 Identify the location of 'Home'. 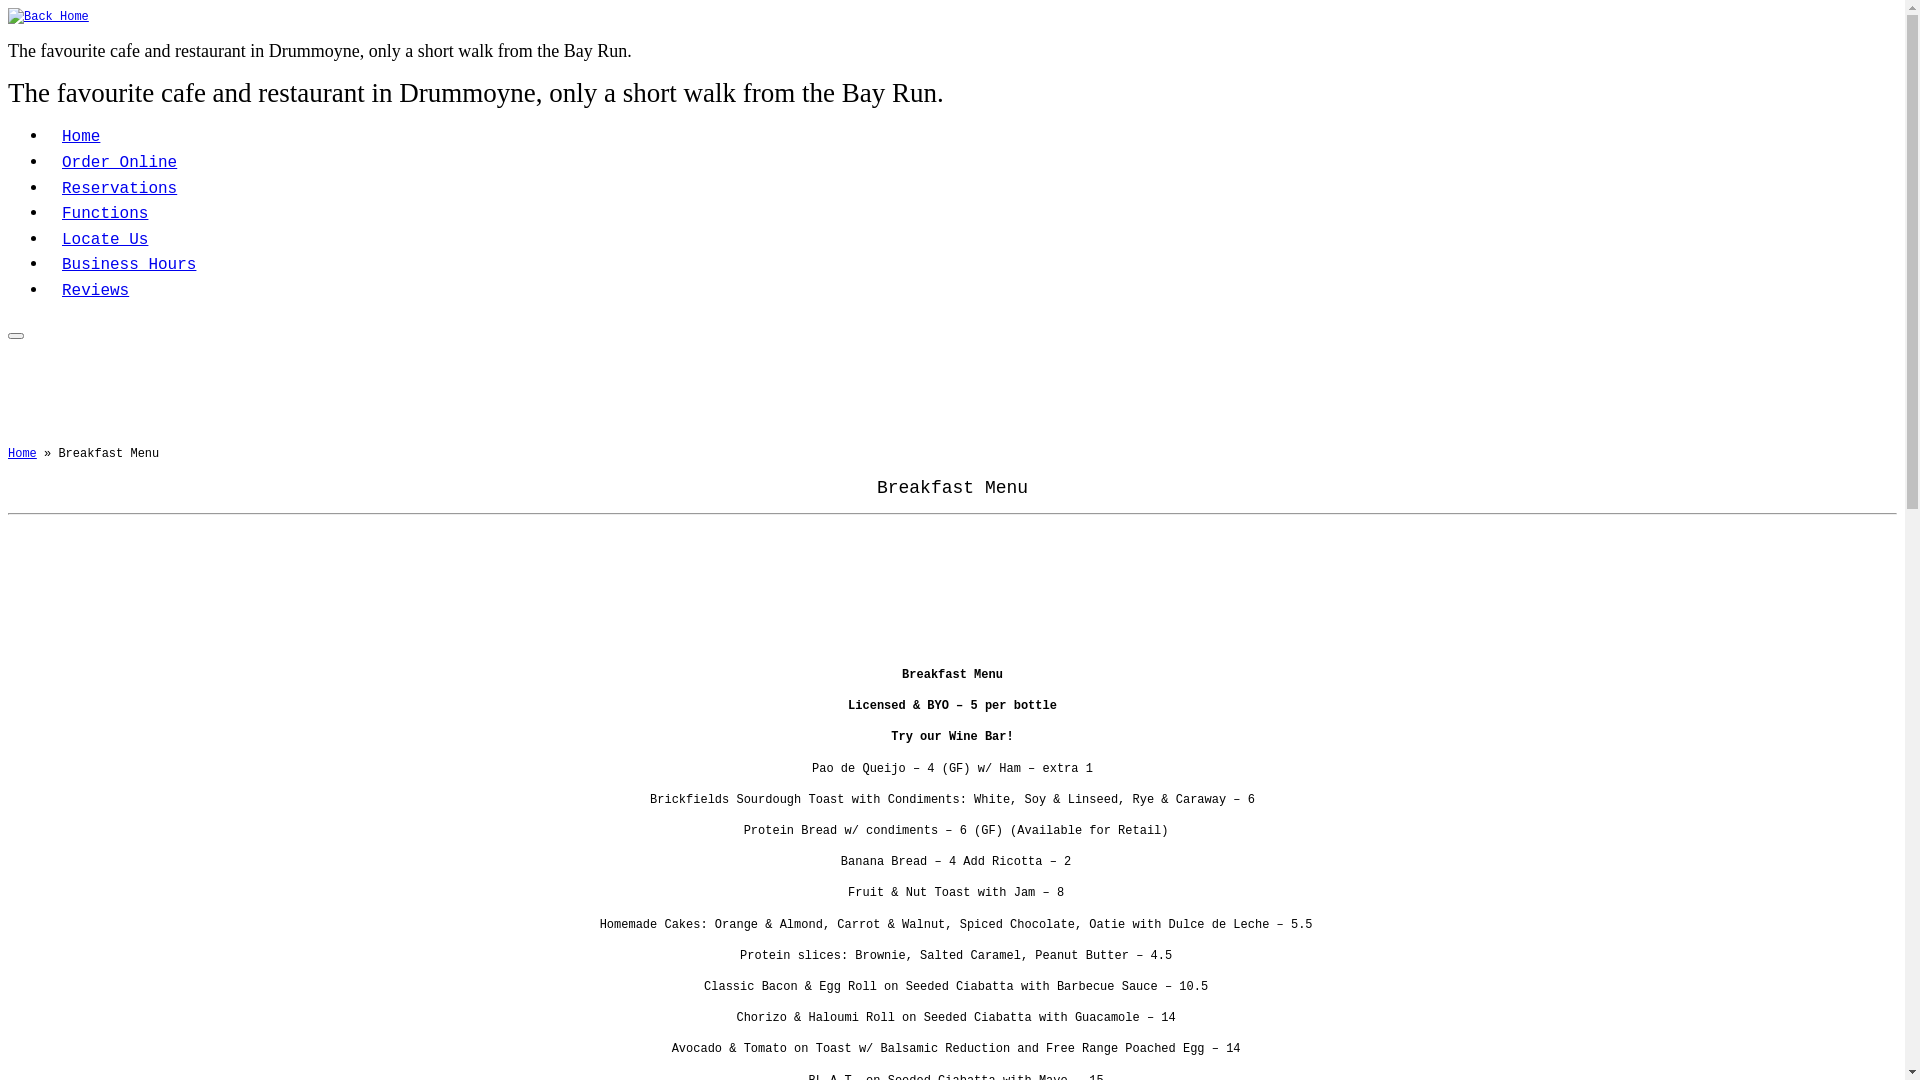
(22, 454).